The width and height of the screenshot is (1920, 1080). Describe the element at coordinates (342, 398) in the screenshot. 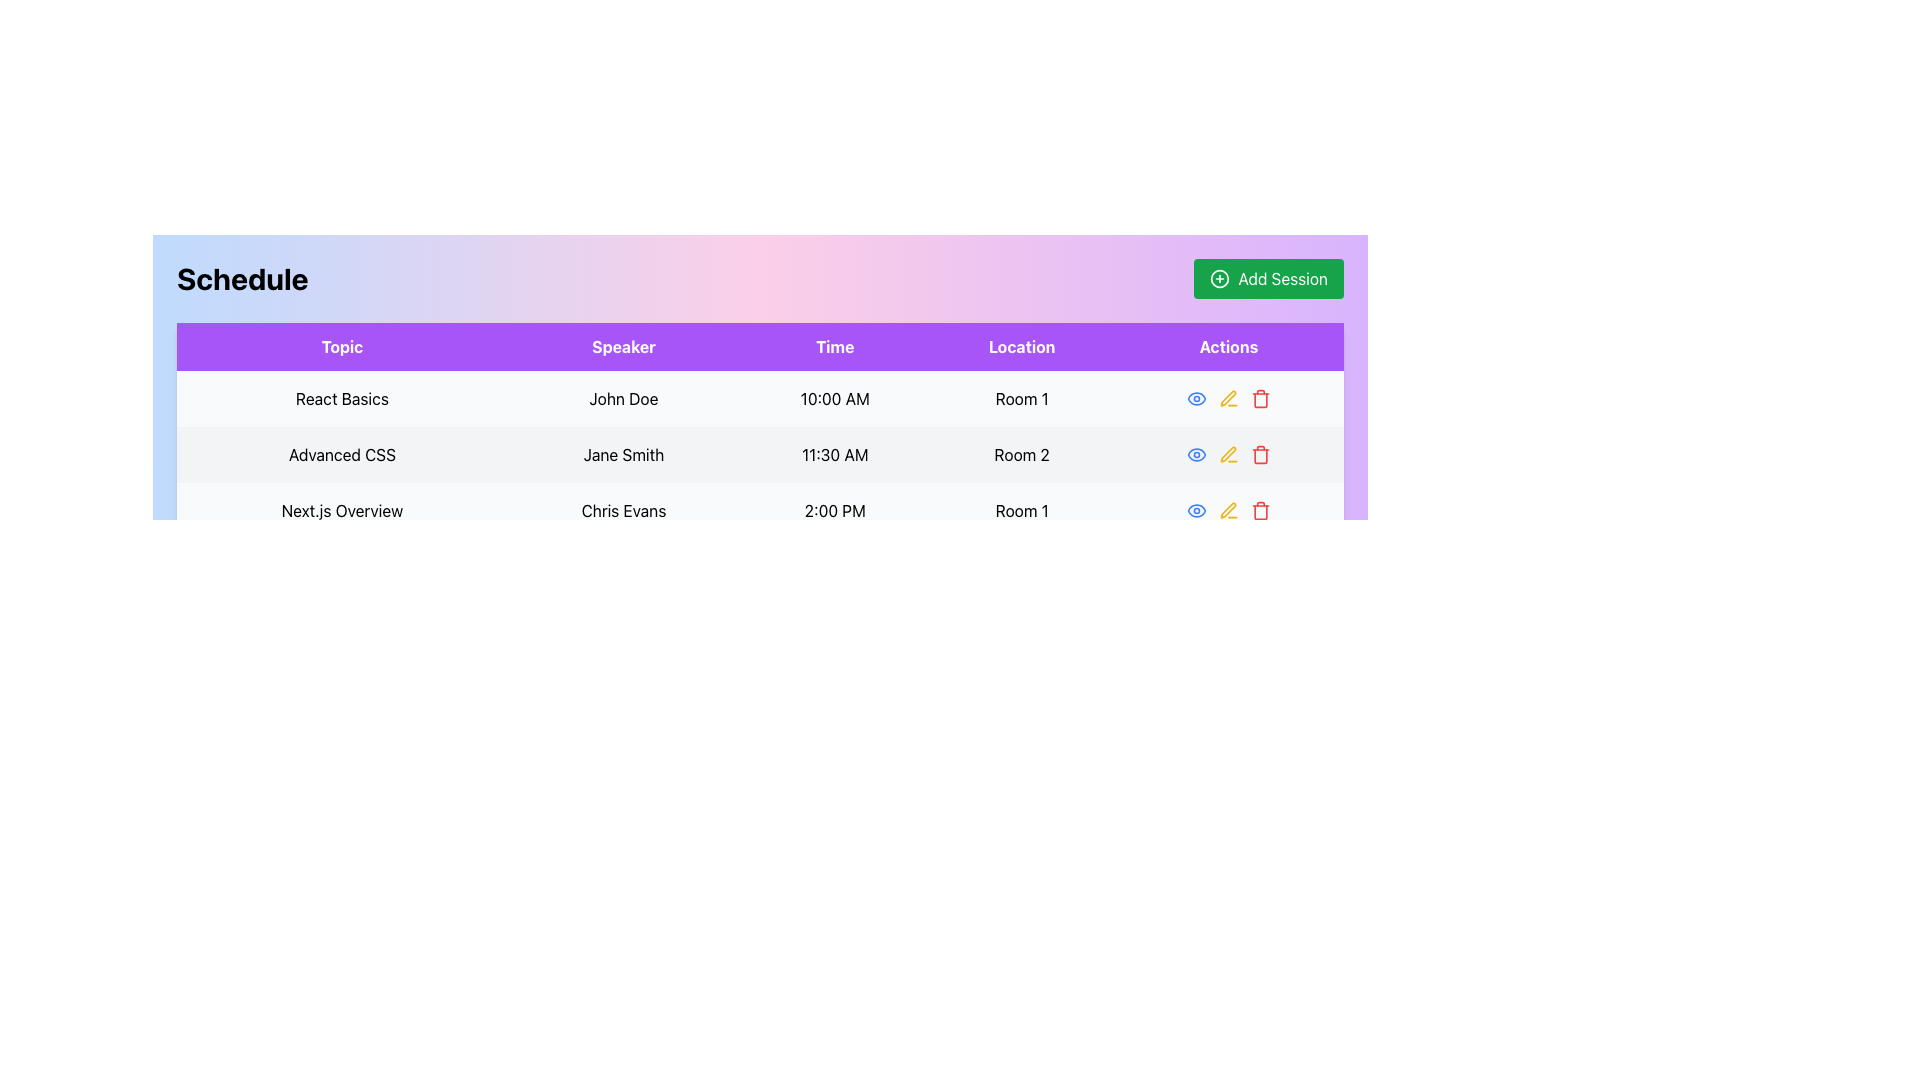

I see `the Text Label displaying the topic name of the session, which is located in the first row of the table under the 'Topic' header, aligned to the left of the 'Speaker' column represented by 'John Doe'` at that location.